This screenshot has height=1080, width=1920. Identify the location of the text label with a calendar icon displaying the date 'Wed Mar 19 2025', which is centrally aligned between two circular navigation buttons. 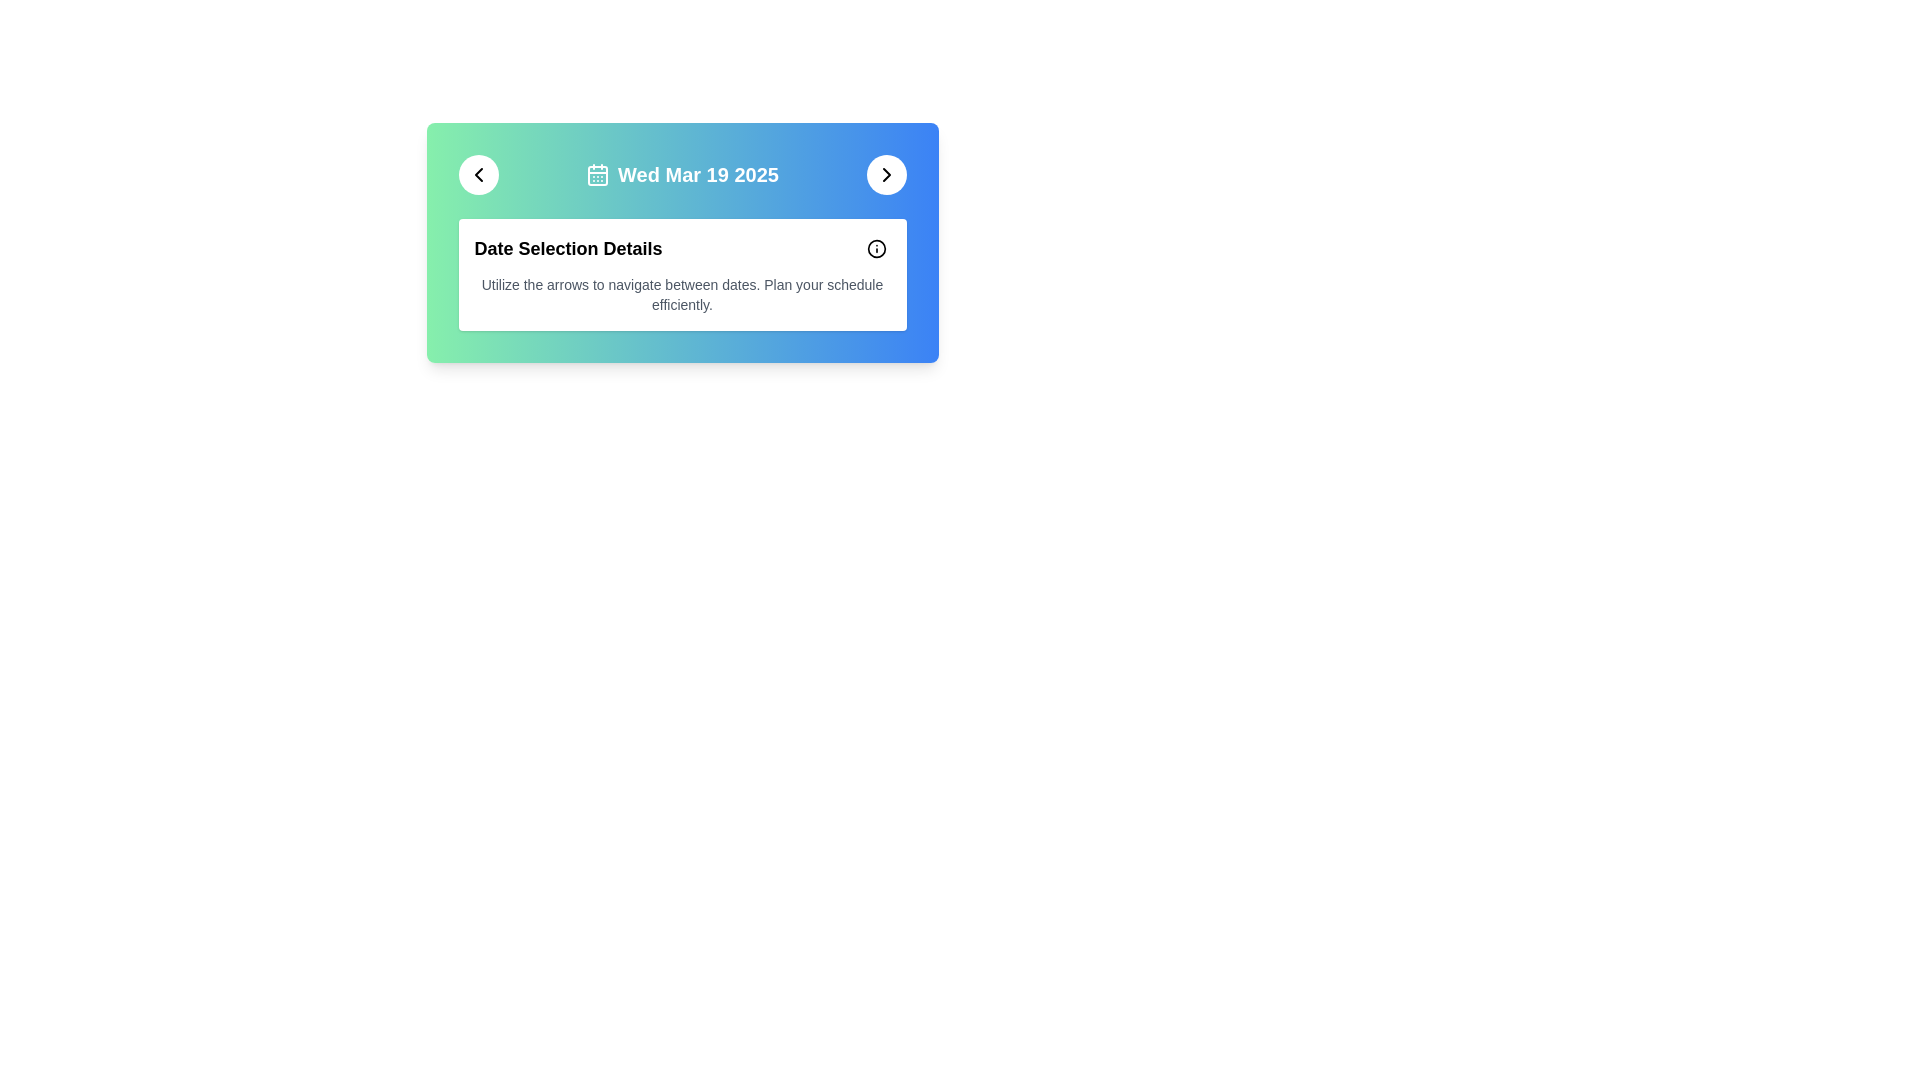
(682, 173).